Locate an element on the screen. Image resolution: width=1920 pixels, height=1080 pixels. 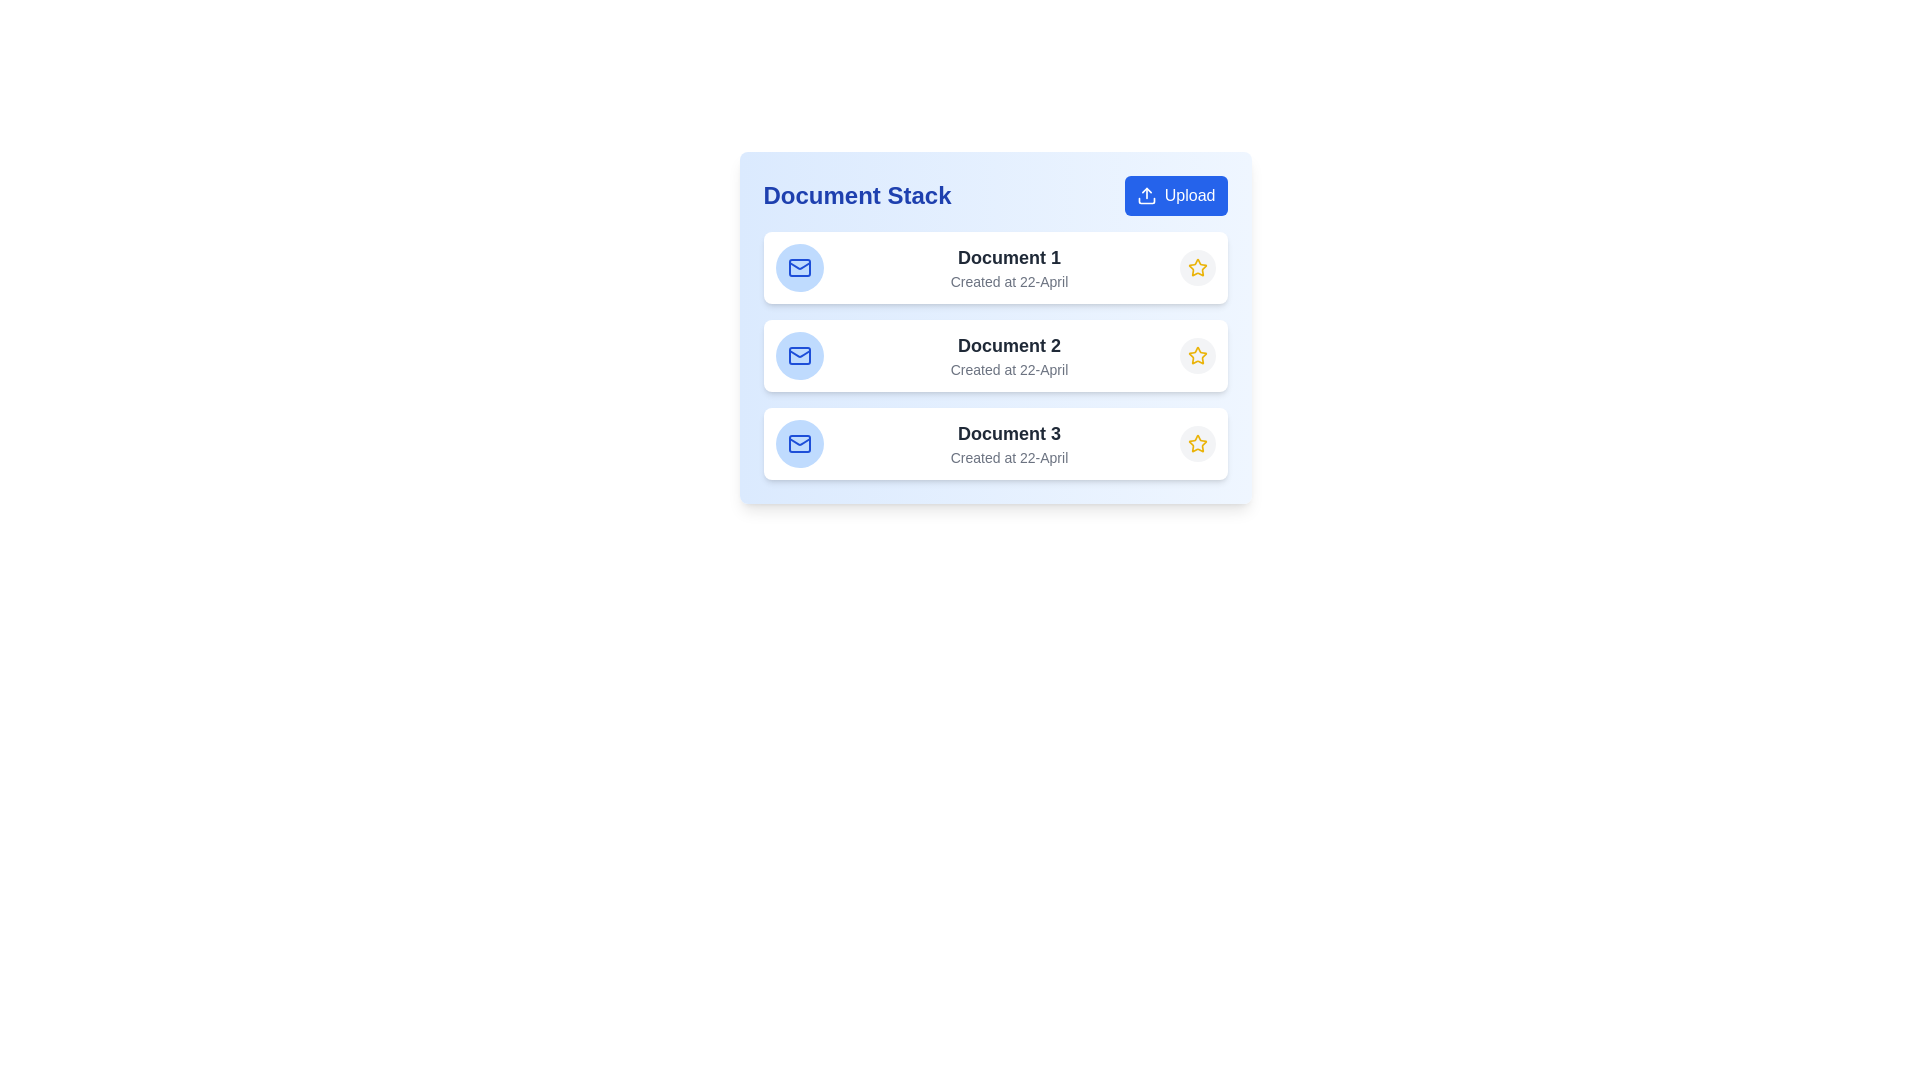
the circular button with a light gray background and a yellow star icon, located to the right of 'Document 2' and 'Created at 22-April' within the list item is located at coordinates (1197, 354).